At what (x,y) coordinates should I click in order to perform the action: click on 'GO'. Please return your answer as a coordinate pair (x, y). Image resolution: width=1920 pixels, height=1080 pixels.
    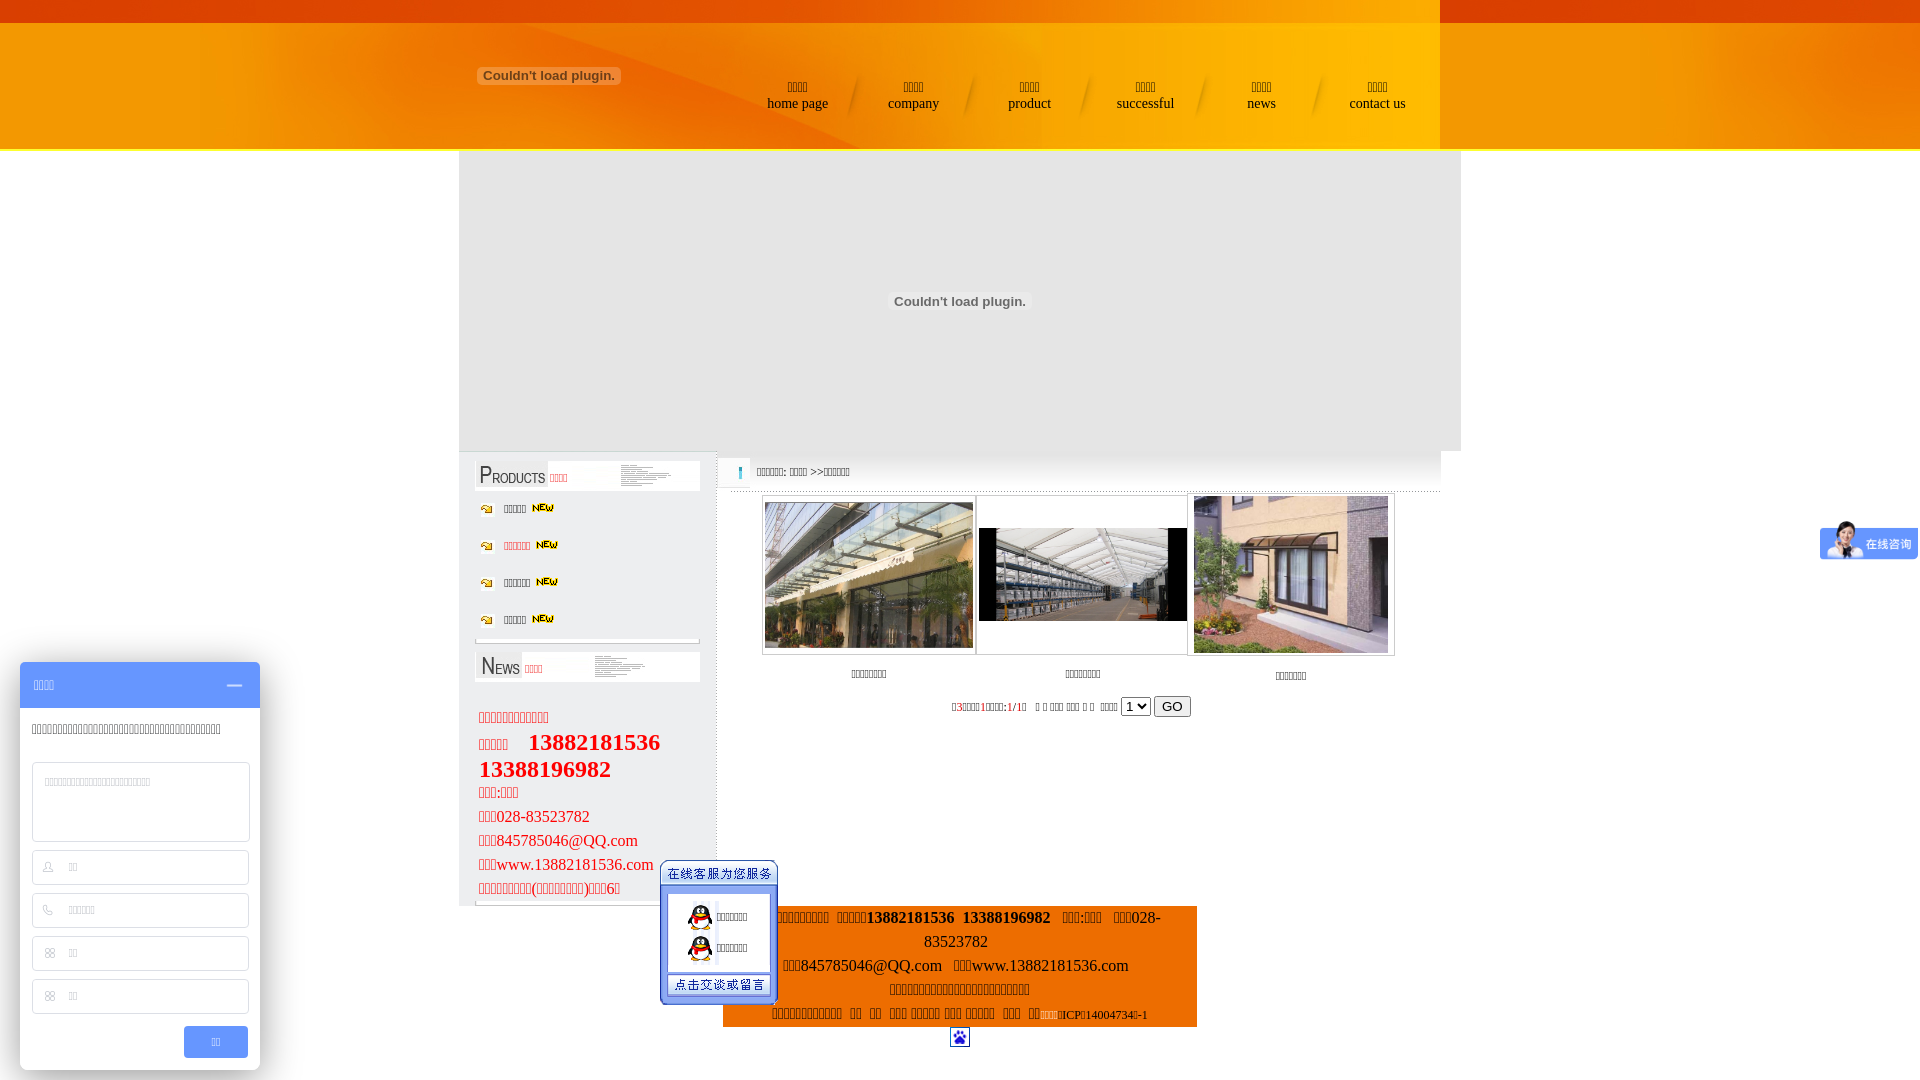
    Looking at the image, I should click on (1172, 705).